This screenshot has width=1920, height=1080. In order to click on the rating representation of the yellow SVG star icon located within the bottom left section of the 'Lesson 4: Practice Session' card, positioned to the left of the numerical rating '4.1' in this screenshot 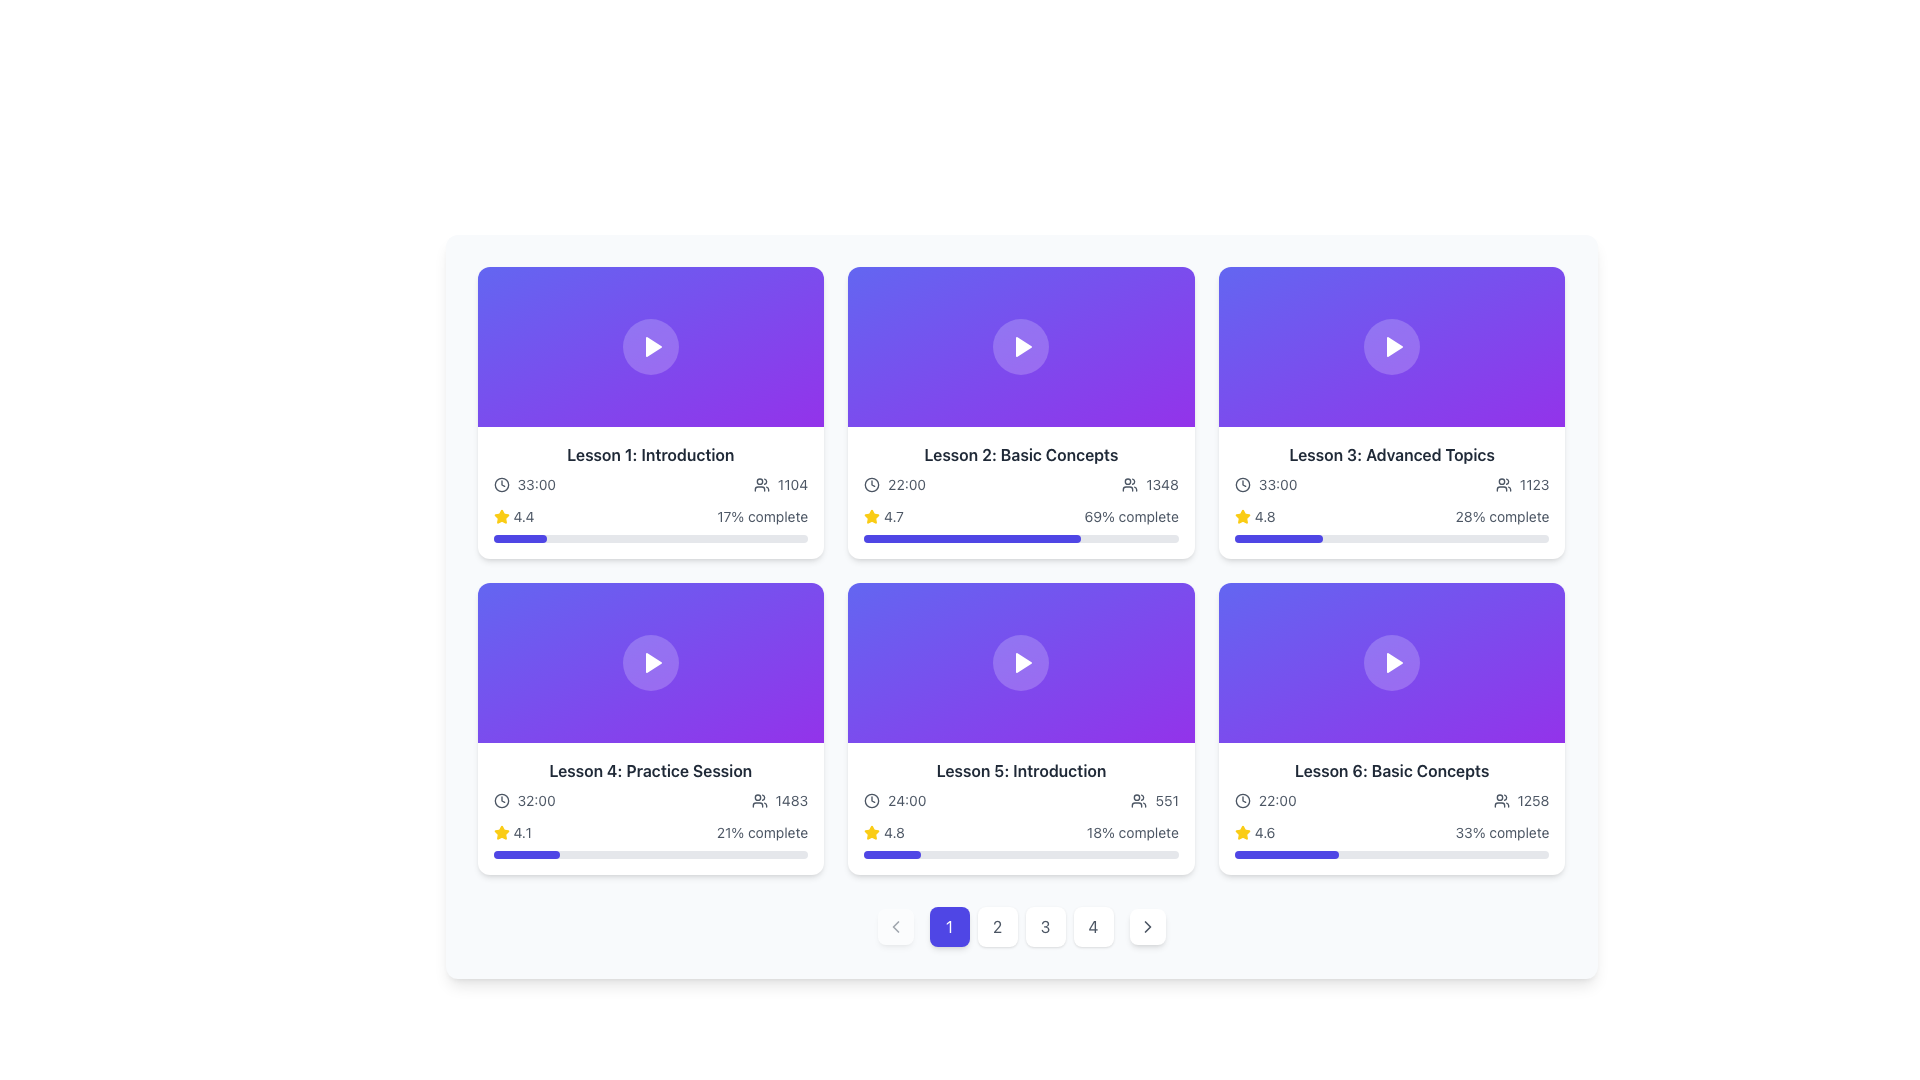, I will do `click(501, 833)`.